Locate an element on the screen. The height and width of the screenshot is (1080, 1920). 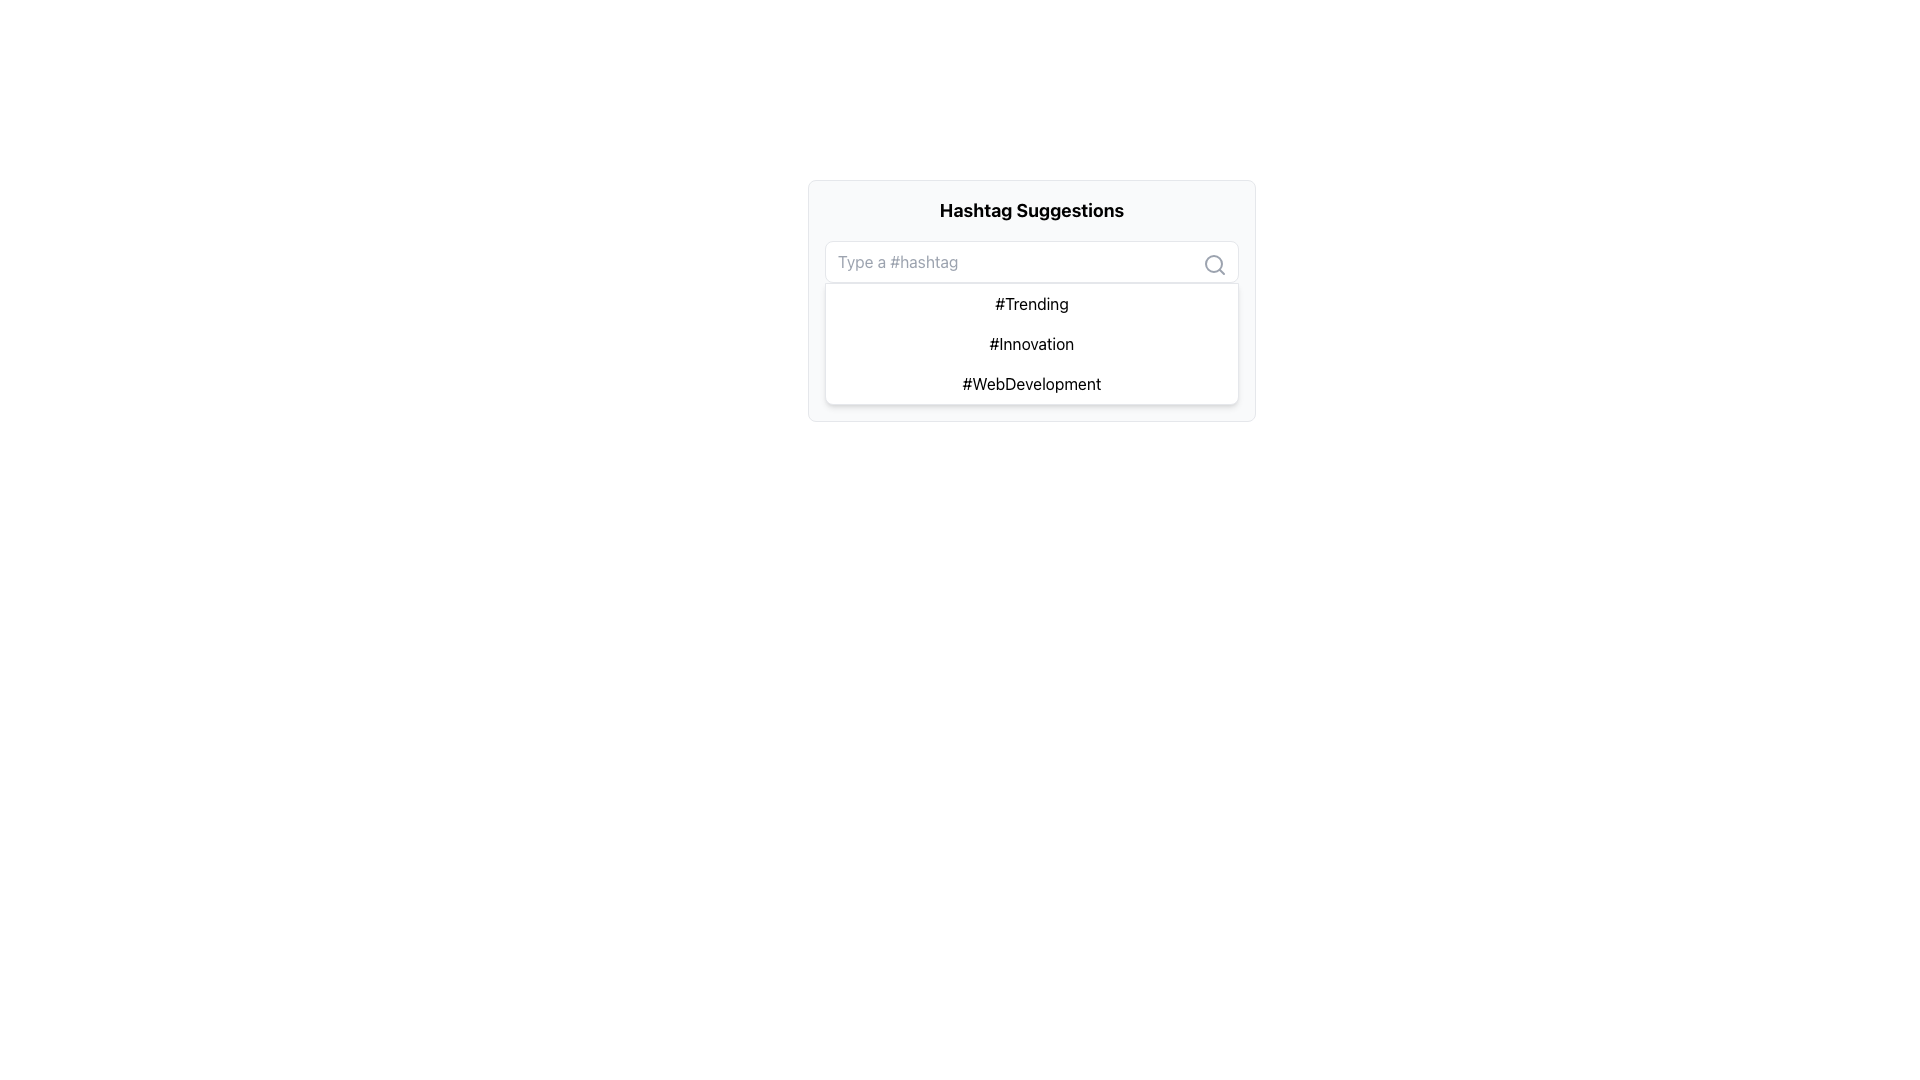
the first hashtag suggestion element located at the top of the list above '#Innovation' and '#WebDevelopment' to trigger a background change is located at coordinates (1032, 304).